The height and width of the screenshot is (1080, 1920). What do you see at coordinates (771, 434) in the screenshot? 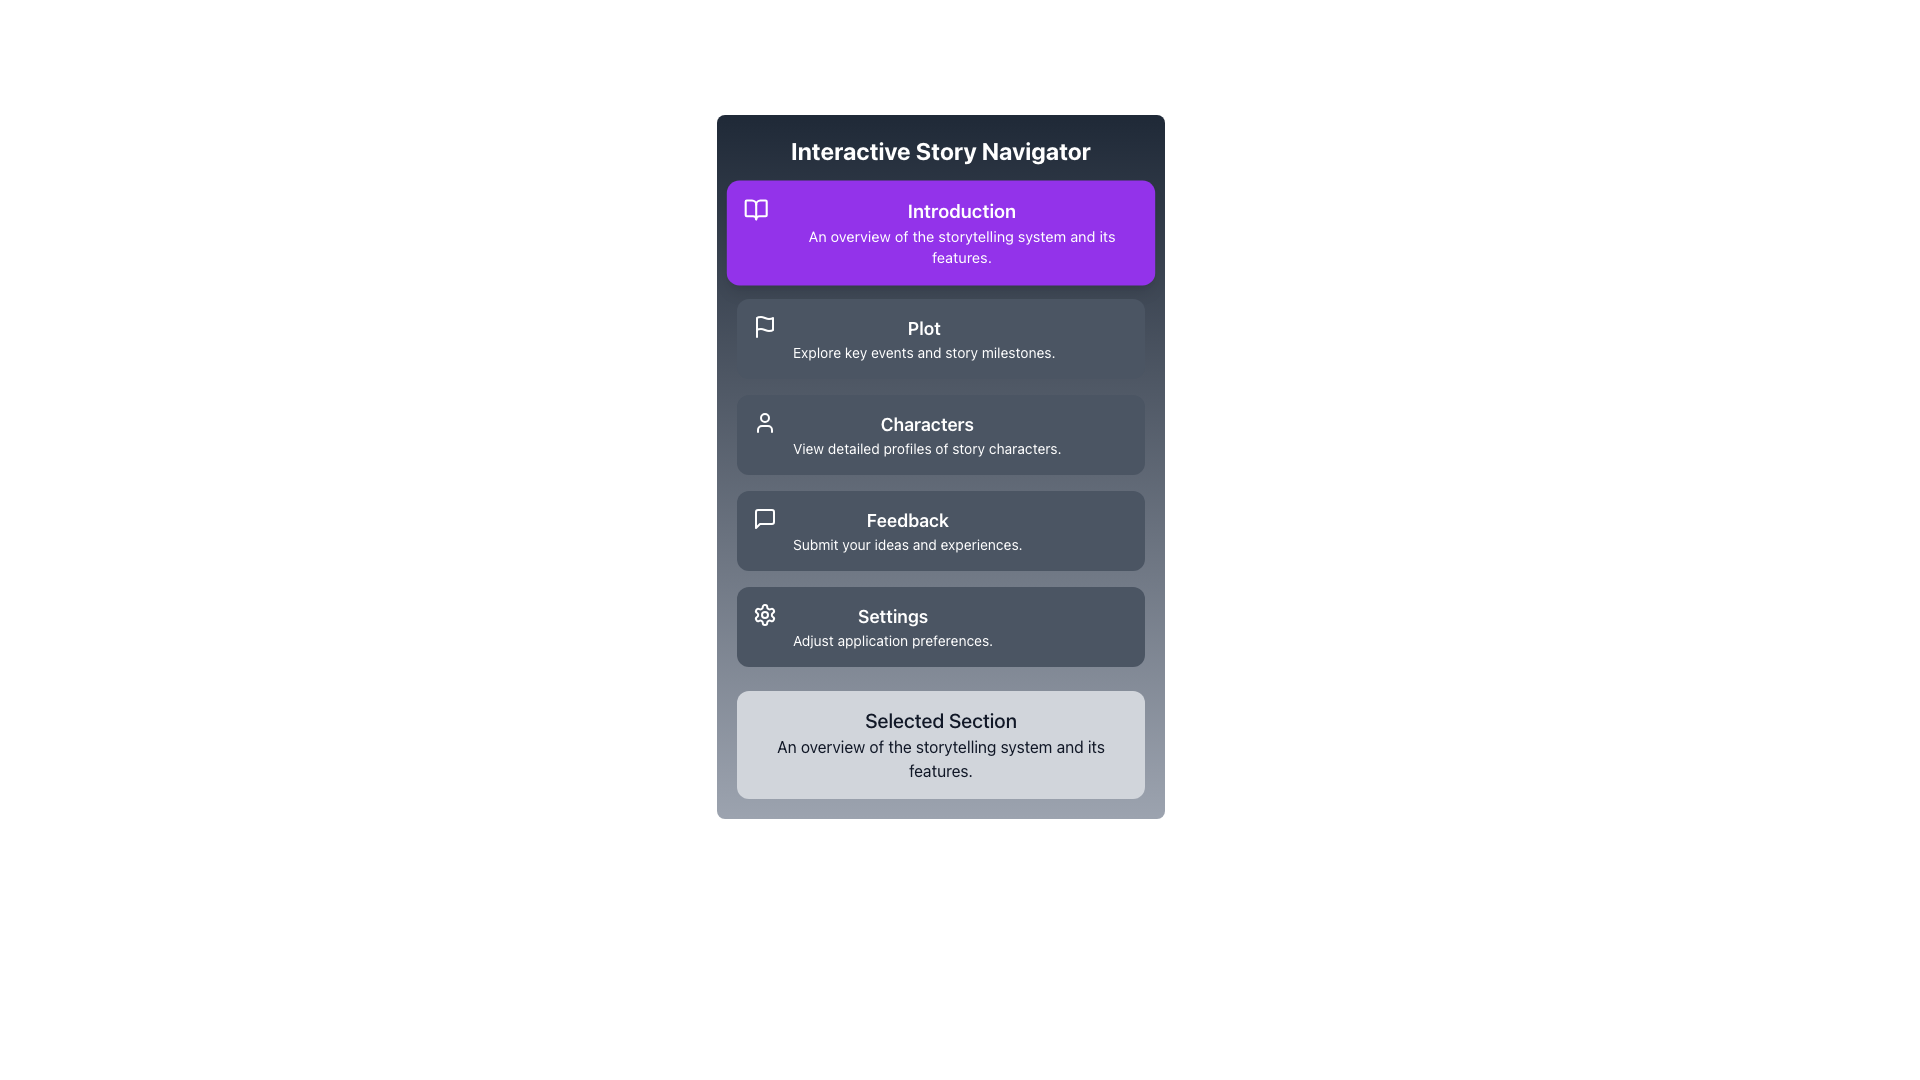
I see `the decorative user icon associated with the 'Characters' menu item located in the vertical navigation menu, positioned above the 'Feedback' menu option and below the 'Plot' menu option` at bounding box center [771, 434].